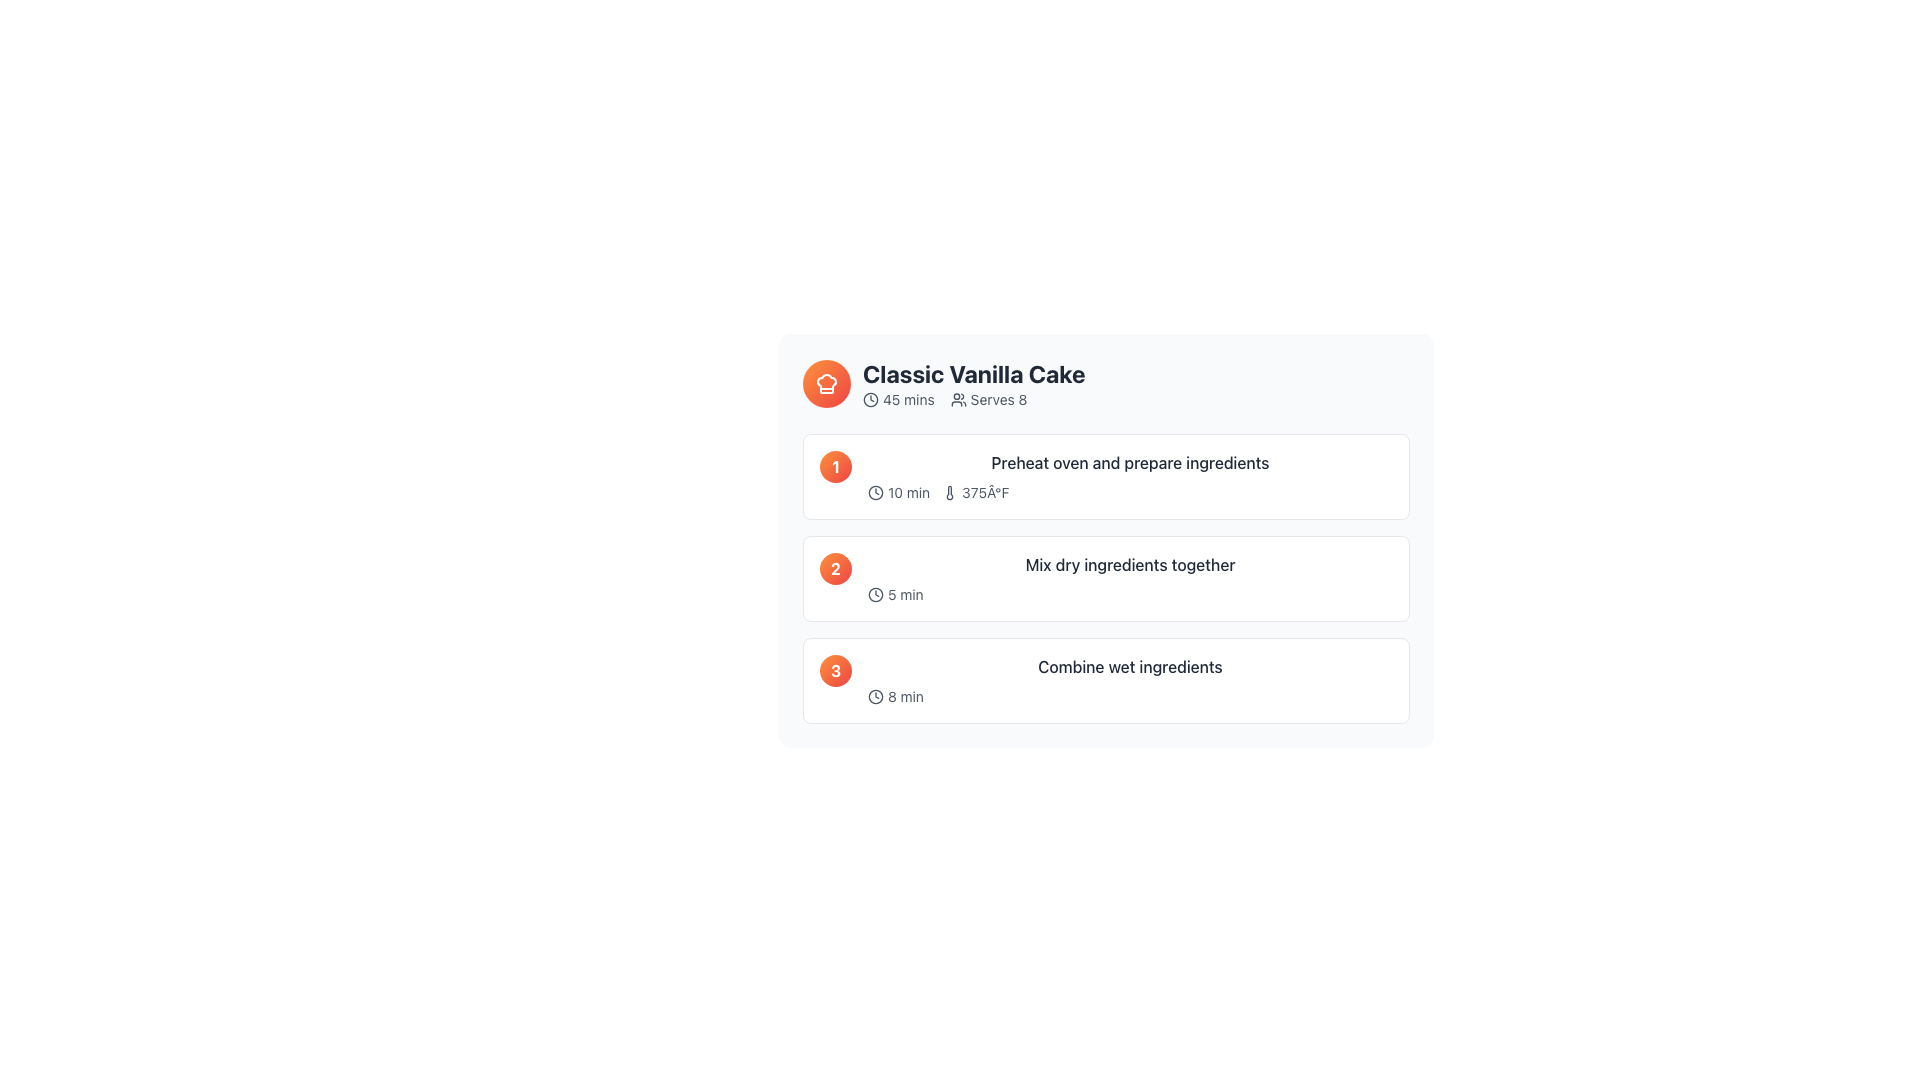 This screenshot has height=1080, width=1920. What do you see at coordinates (895, 696) in the screenshot?
I see `displayed time duration from the icon with text label located in the third instruction card below 'Combine wet ingredients', positioned in the top-left region of this card, below the numeral '3'` at bounding box center [895, 696].